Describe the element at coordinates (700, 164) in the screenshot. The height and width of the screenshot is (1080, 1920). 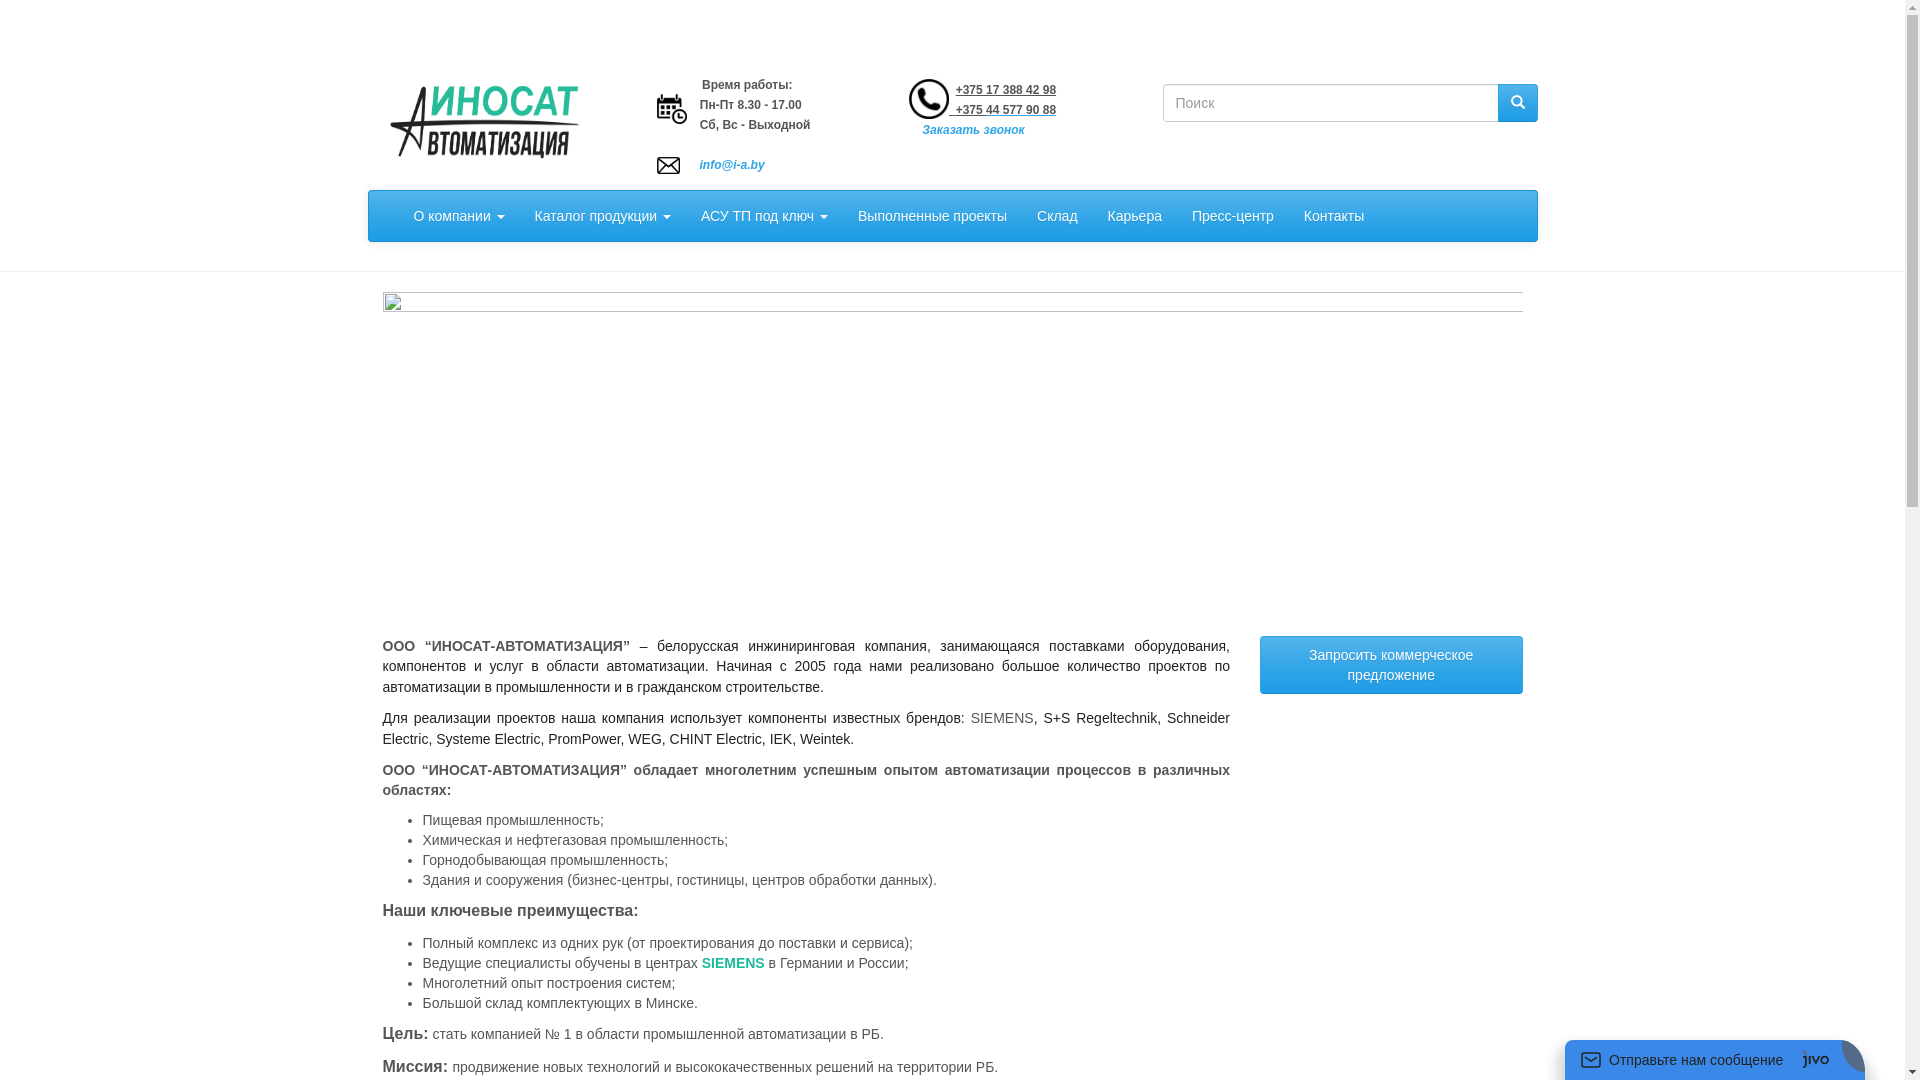
I see `'info@i-a.by'` at that location.